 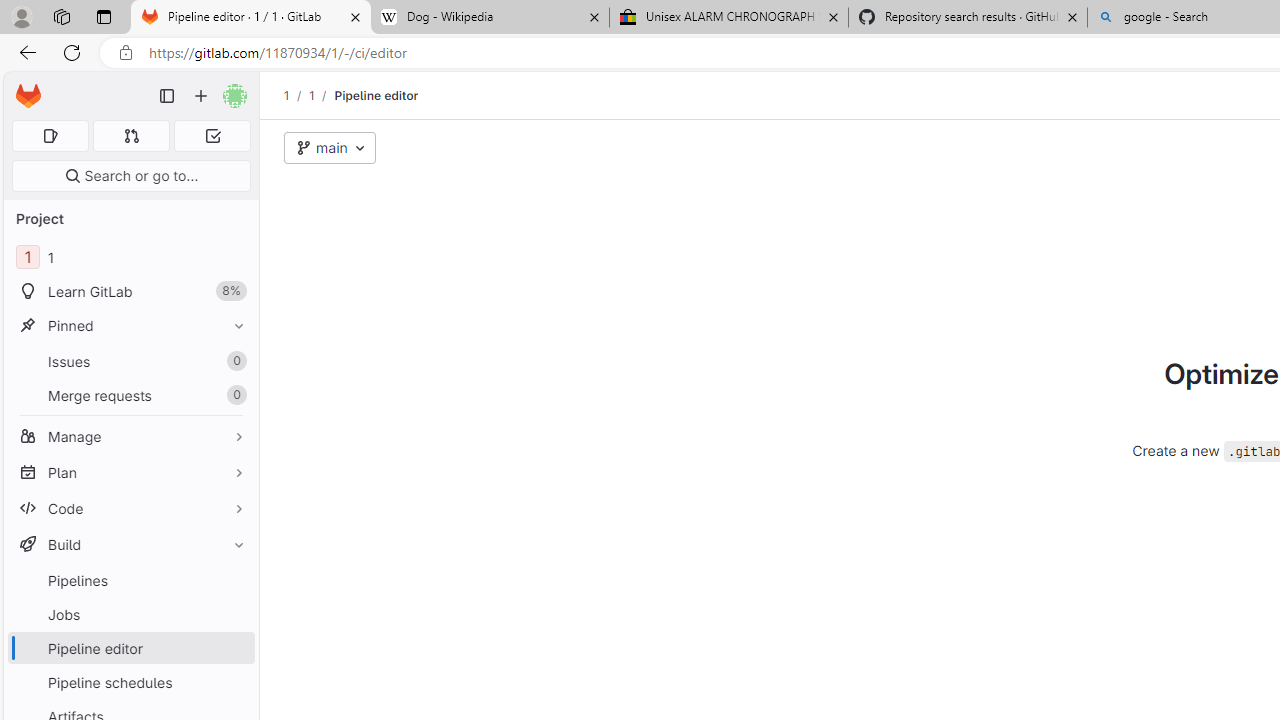 I want to click on 'Unpin Issues', so click(x=234, y=361).